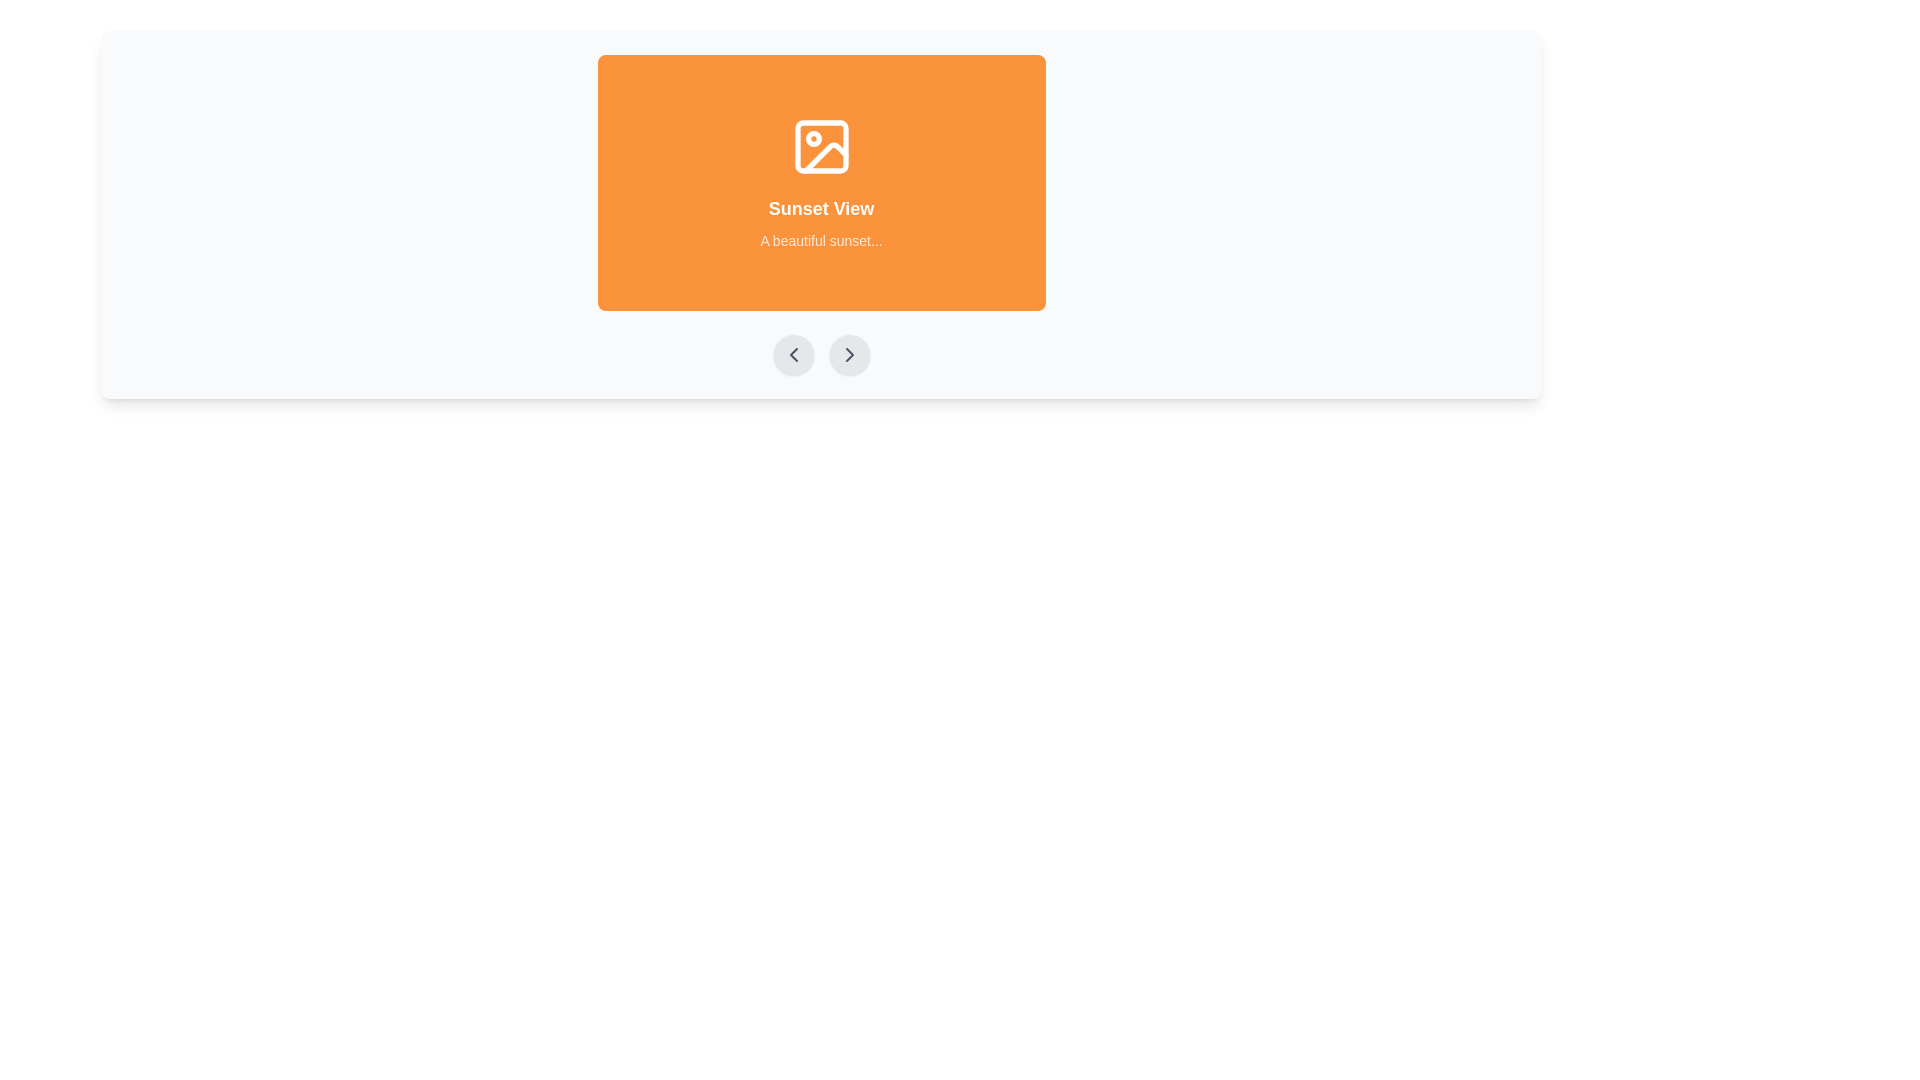  Describe the element at coordinates (792, 353) in the screenshot. I see `the navigation button located below the orange card labeled 'Sunset View', which is the first button from the left in the group of navigation buttons` at that location.